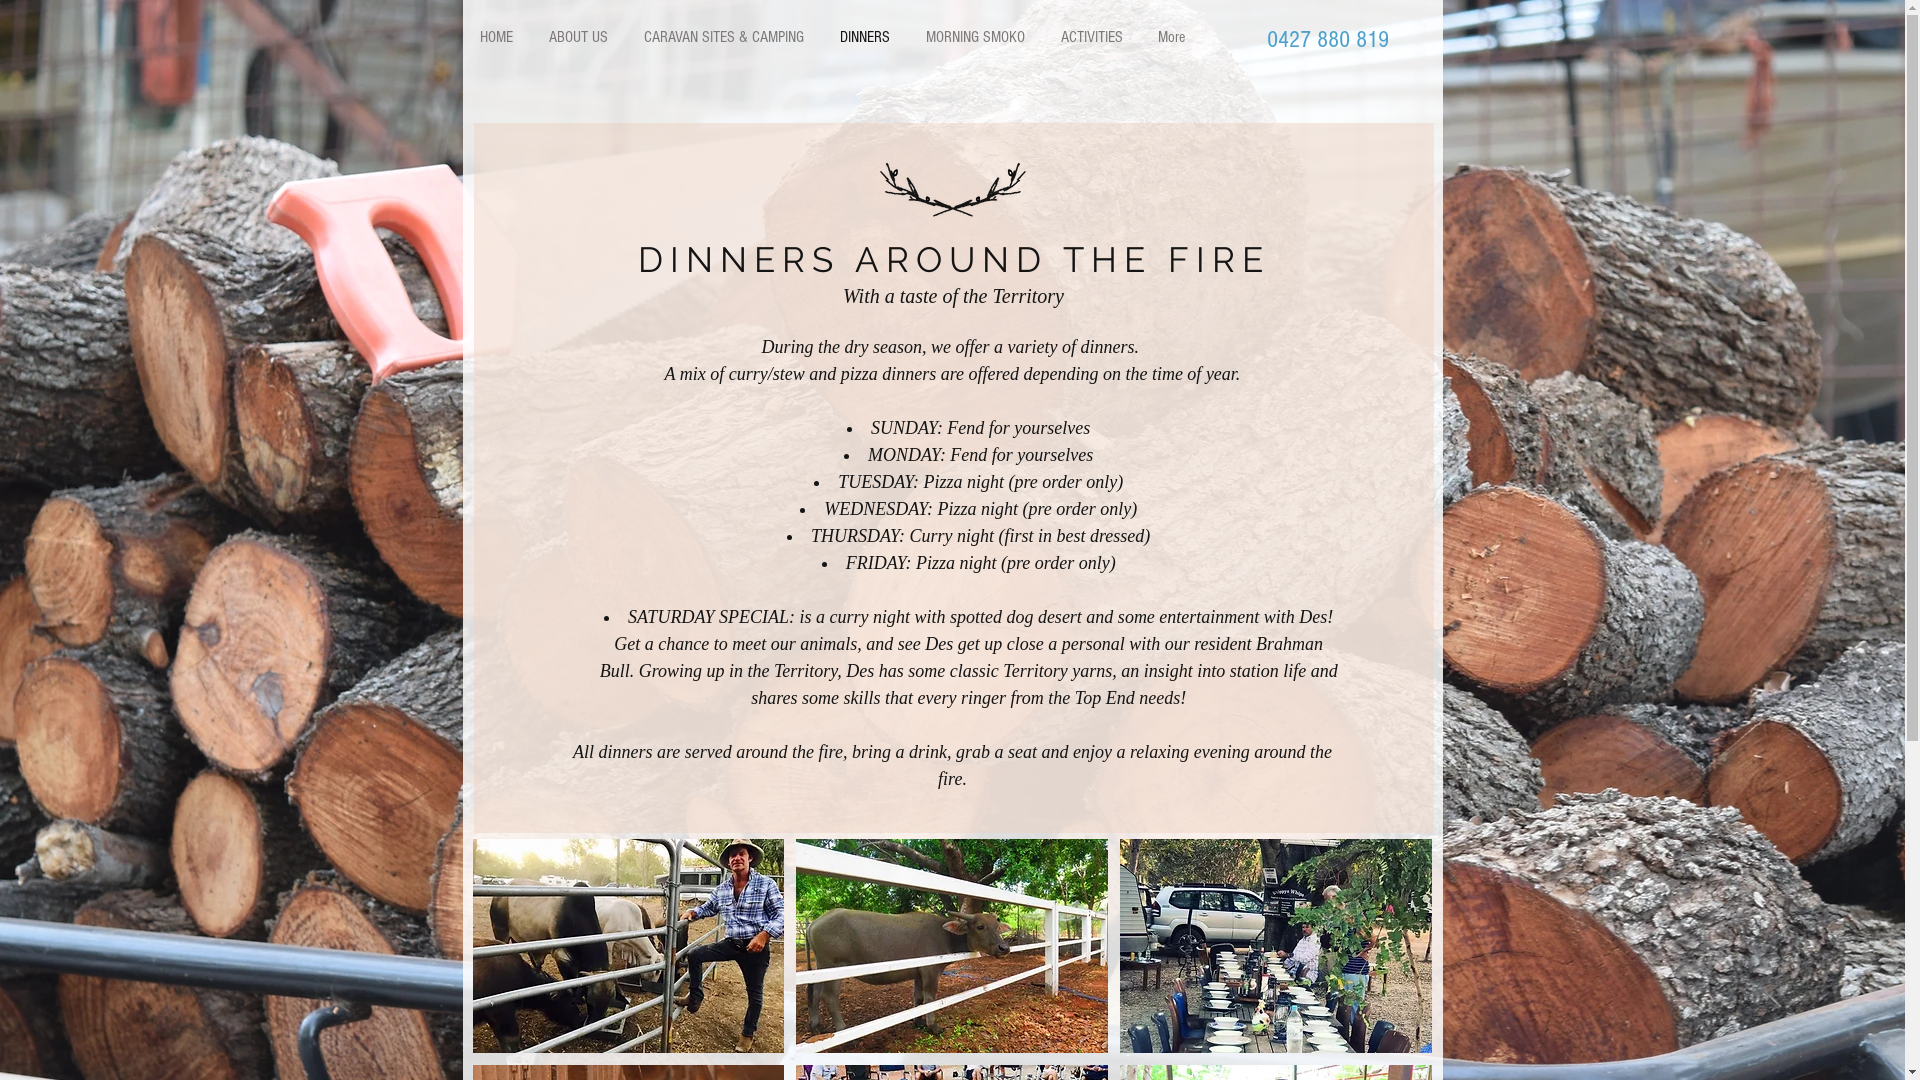  Describe the element at coordinates (1089, 37) in the screenshot. I see `'ACTIVITIES'` at that location.